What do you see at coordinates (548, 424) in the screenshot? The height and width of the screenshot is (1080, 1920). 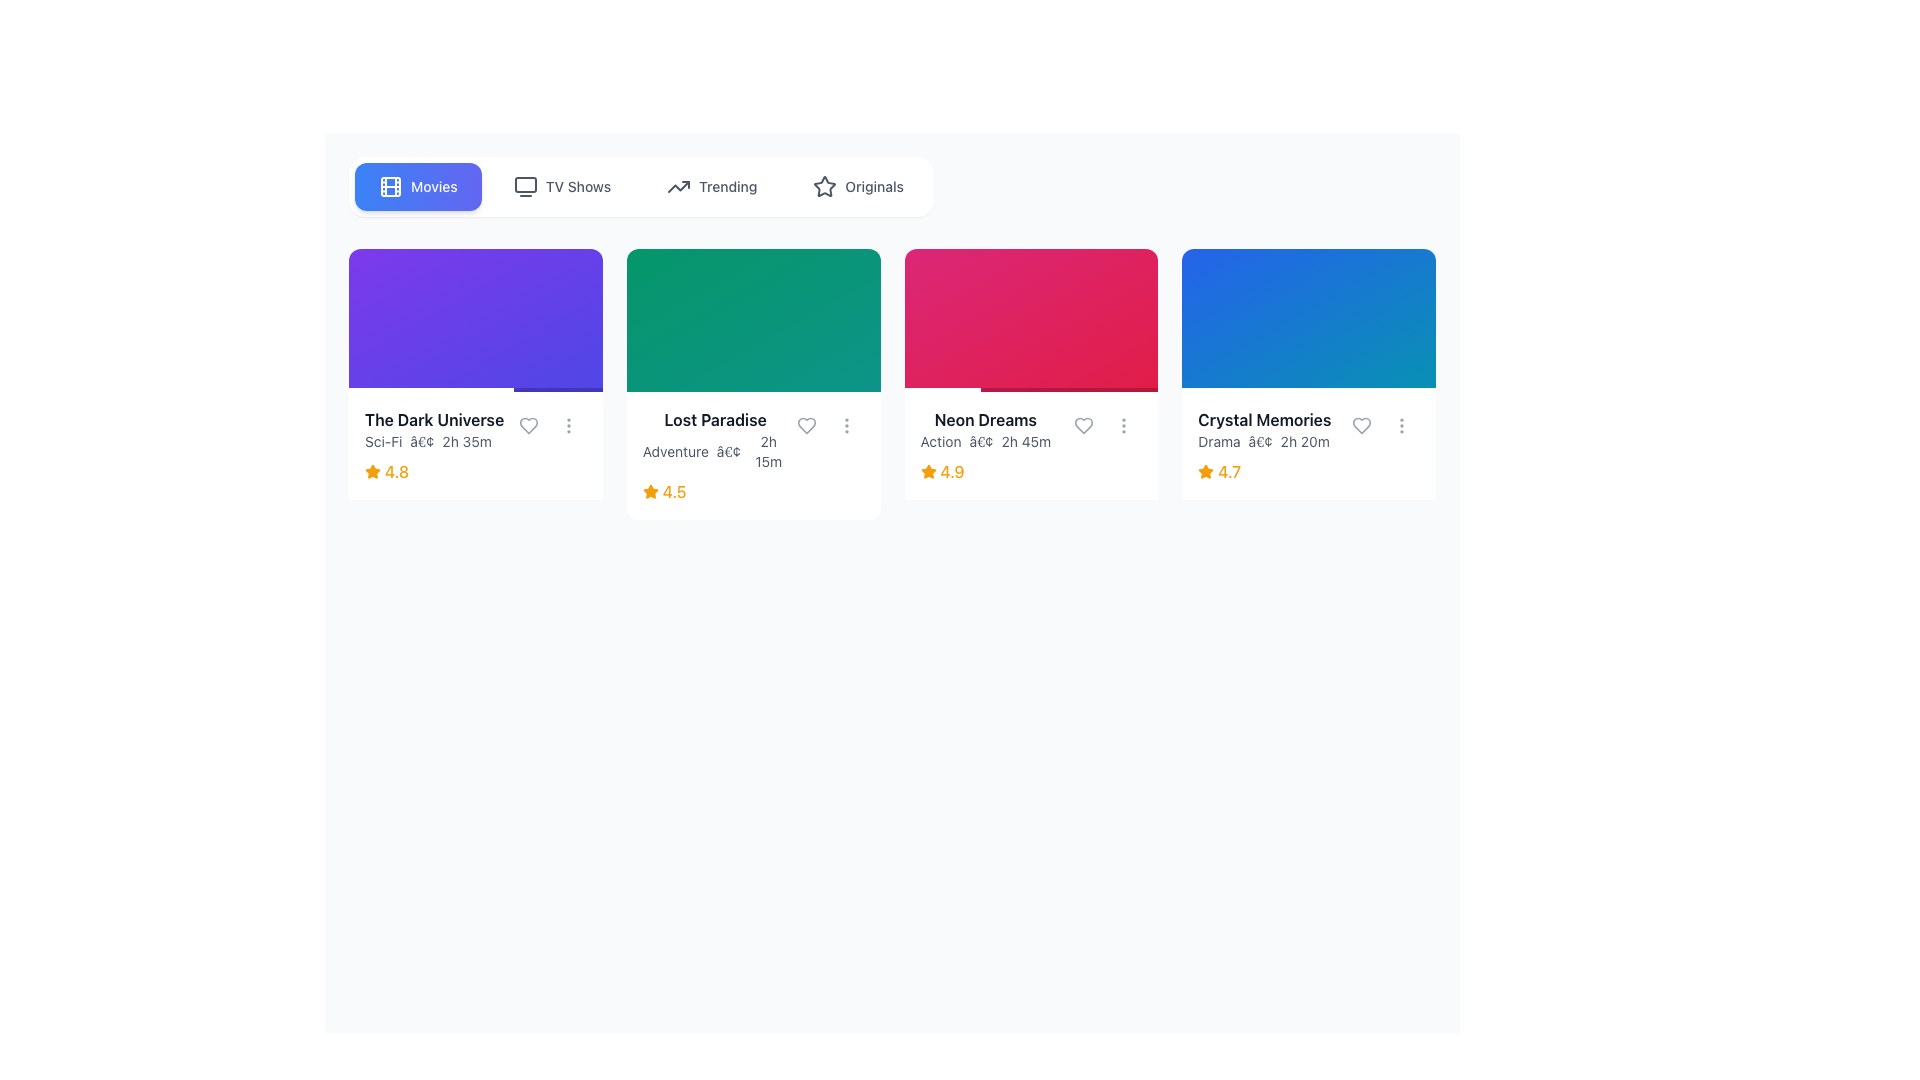 I see `the interactive grouping of icons consisting of a heart outline and three vertically aligned dots located at the bottom-right section of 'The Dark Universe' card` at bounding box center [548, 424].